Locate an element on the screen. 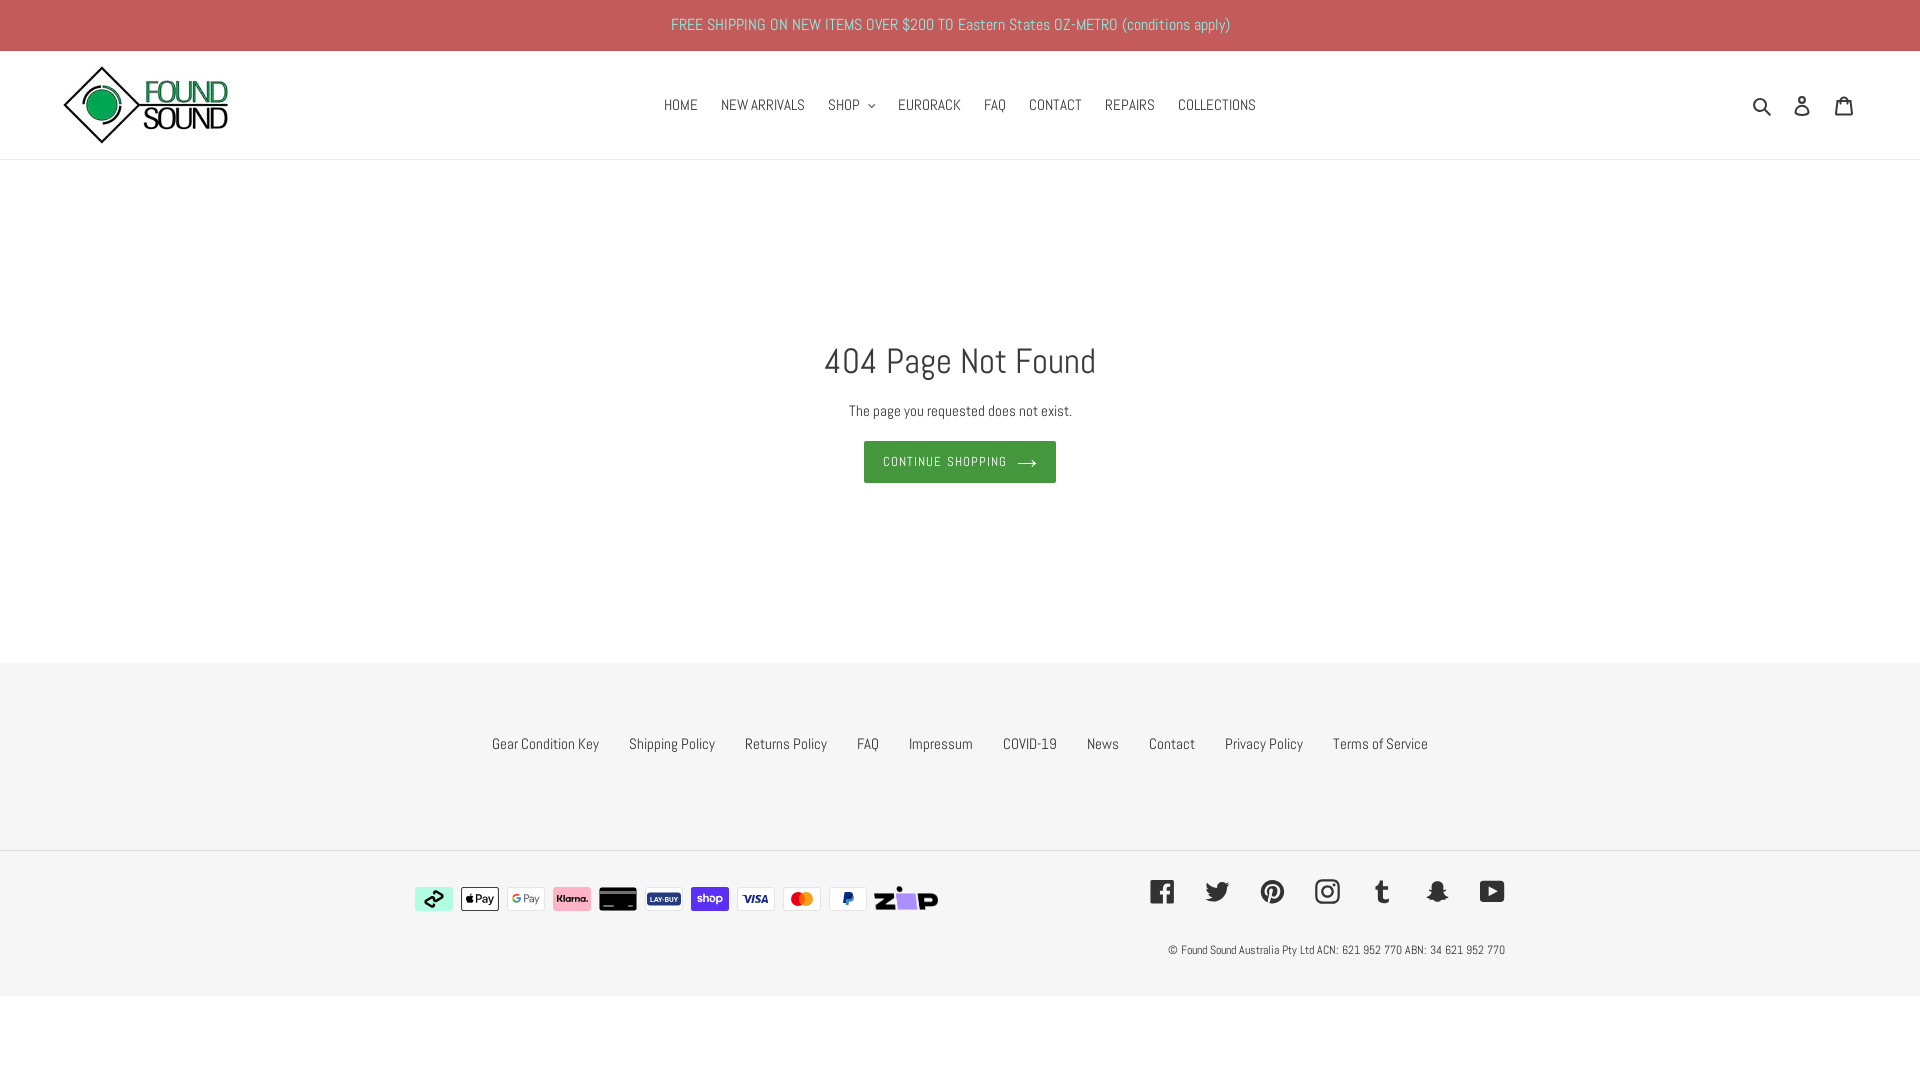  'NEW ARRIVALS' is located at coordinates (762, 105).